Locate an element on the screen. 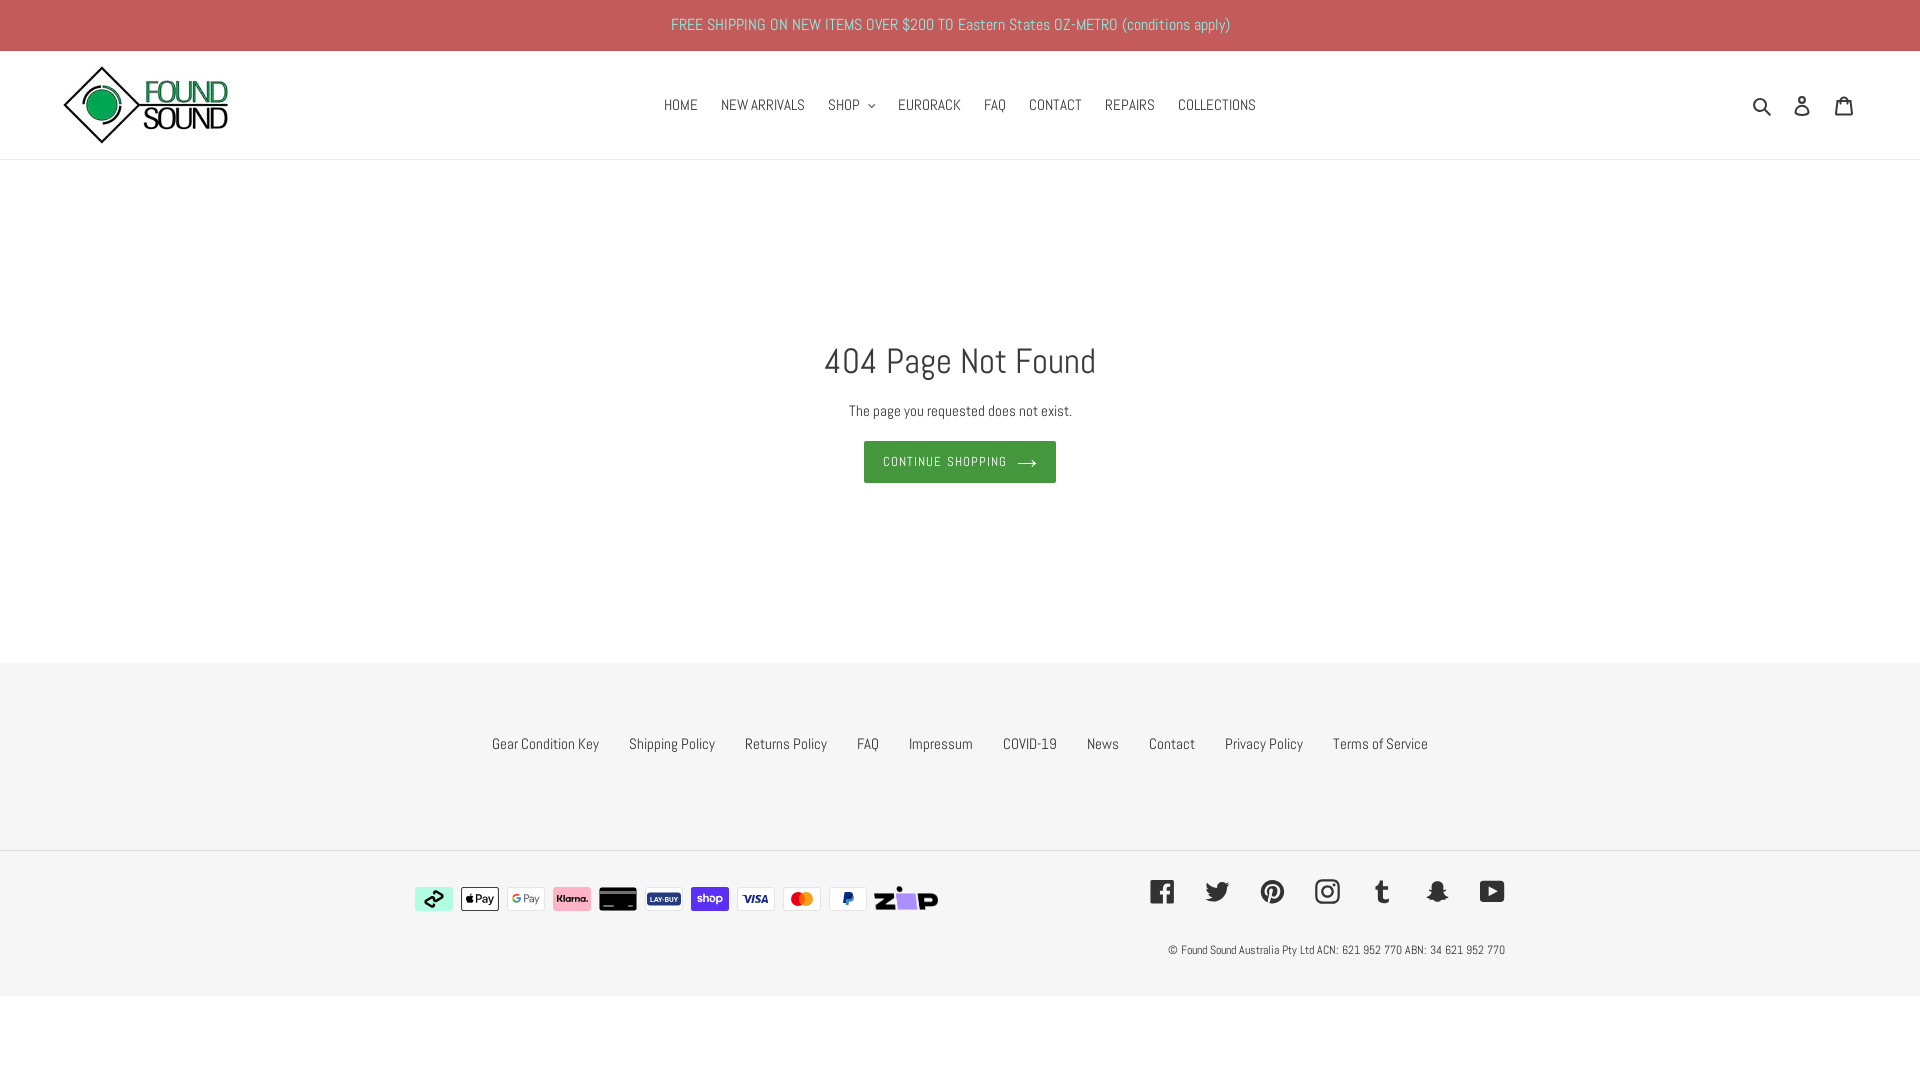  'NEW ARRIVALS' is located at coordinates (762, 105).